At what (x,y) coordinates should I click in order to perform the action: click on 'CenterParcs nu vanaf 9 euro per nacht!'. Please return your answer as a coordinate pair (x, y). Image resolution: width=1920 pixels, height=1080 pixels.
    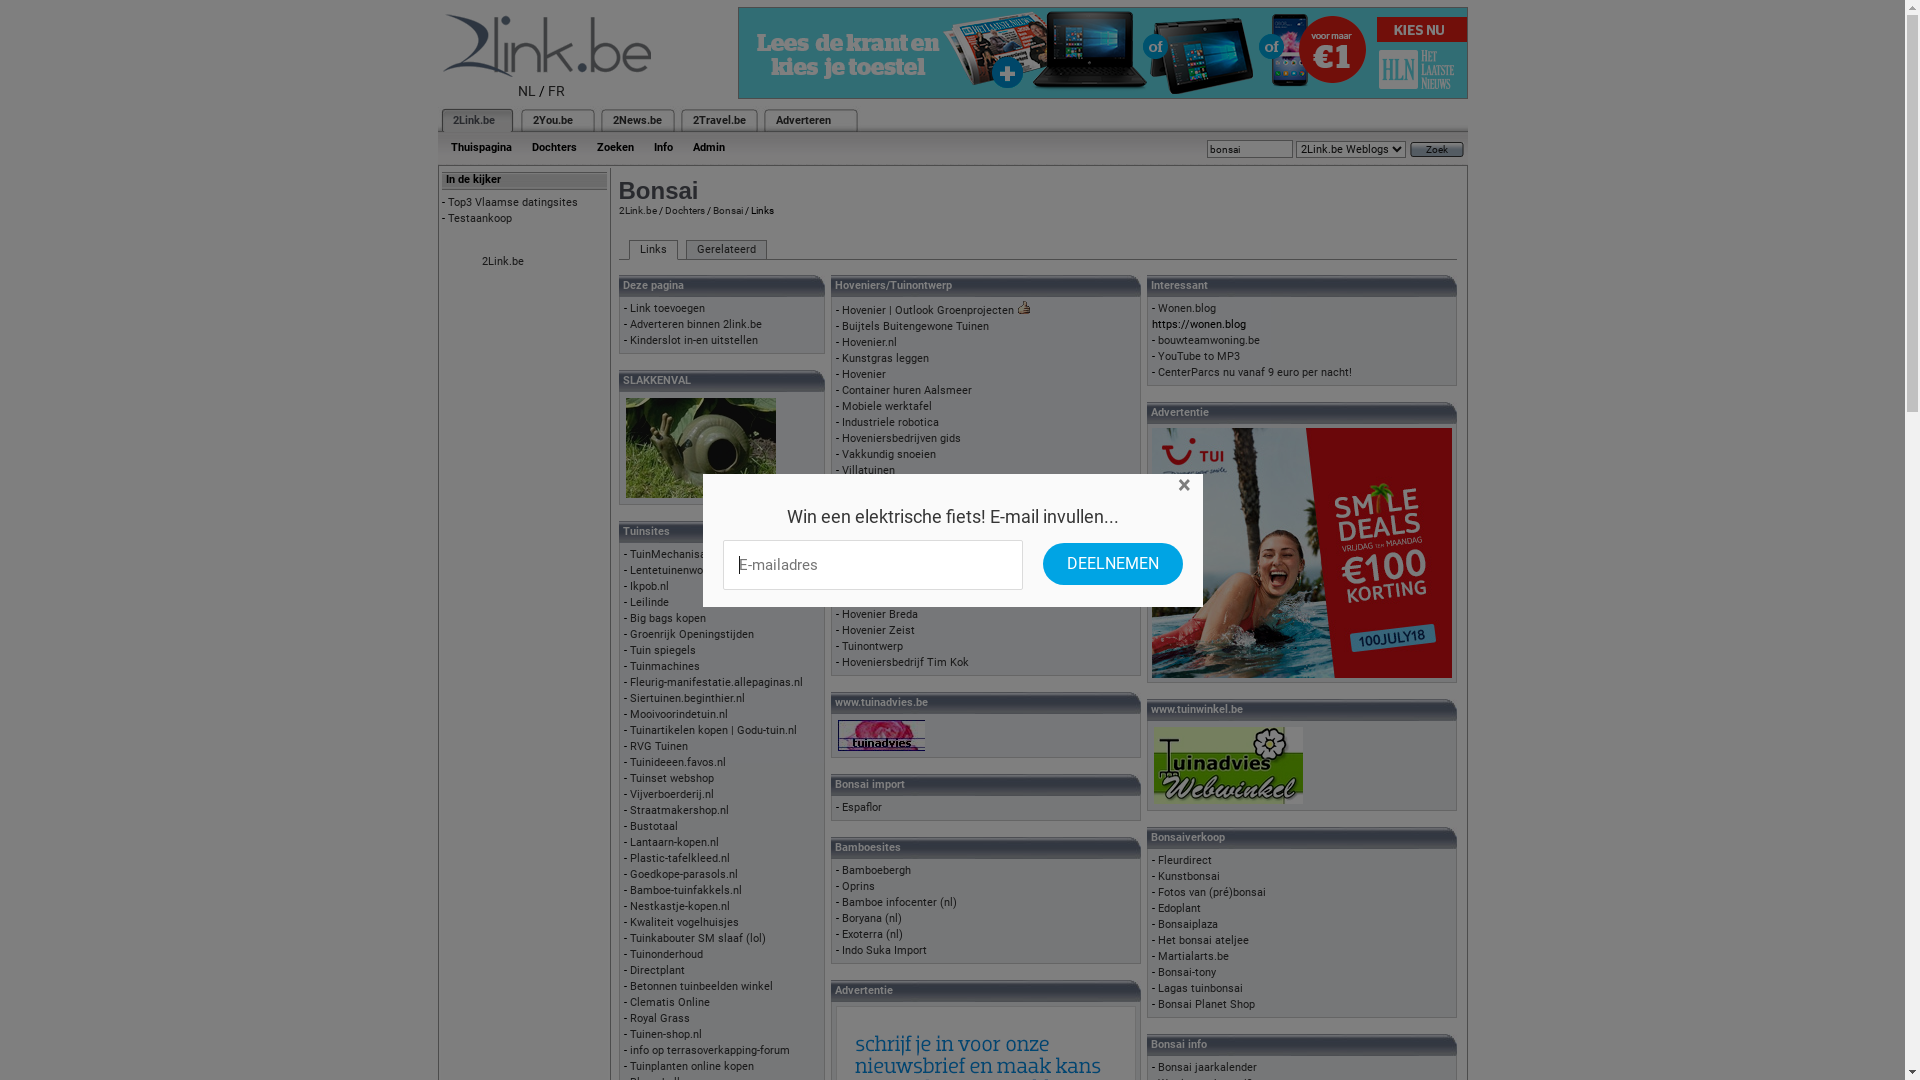
    Looking at the image, I should click on (1253, 372).